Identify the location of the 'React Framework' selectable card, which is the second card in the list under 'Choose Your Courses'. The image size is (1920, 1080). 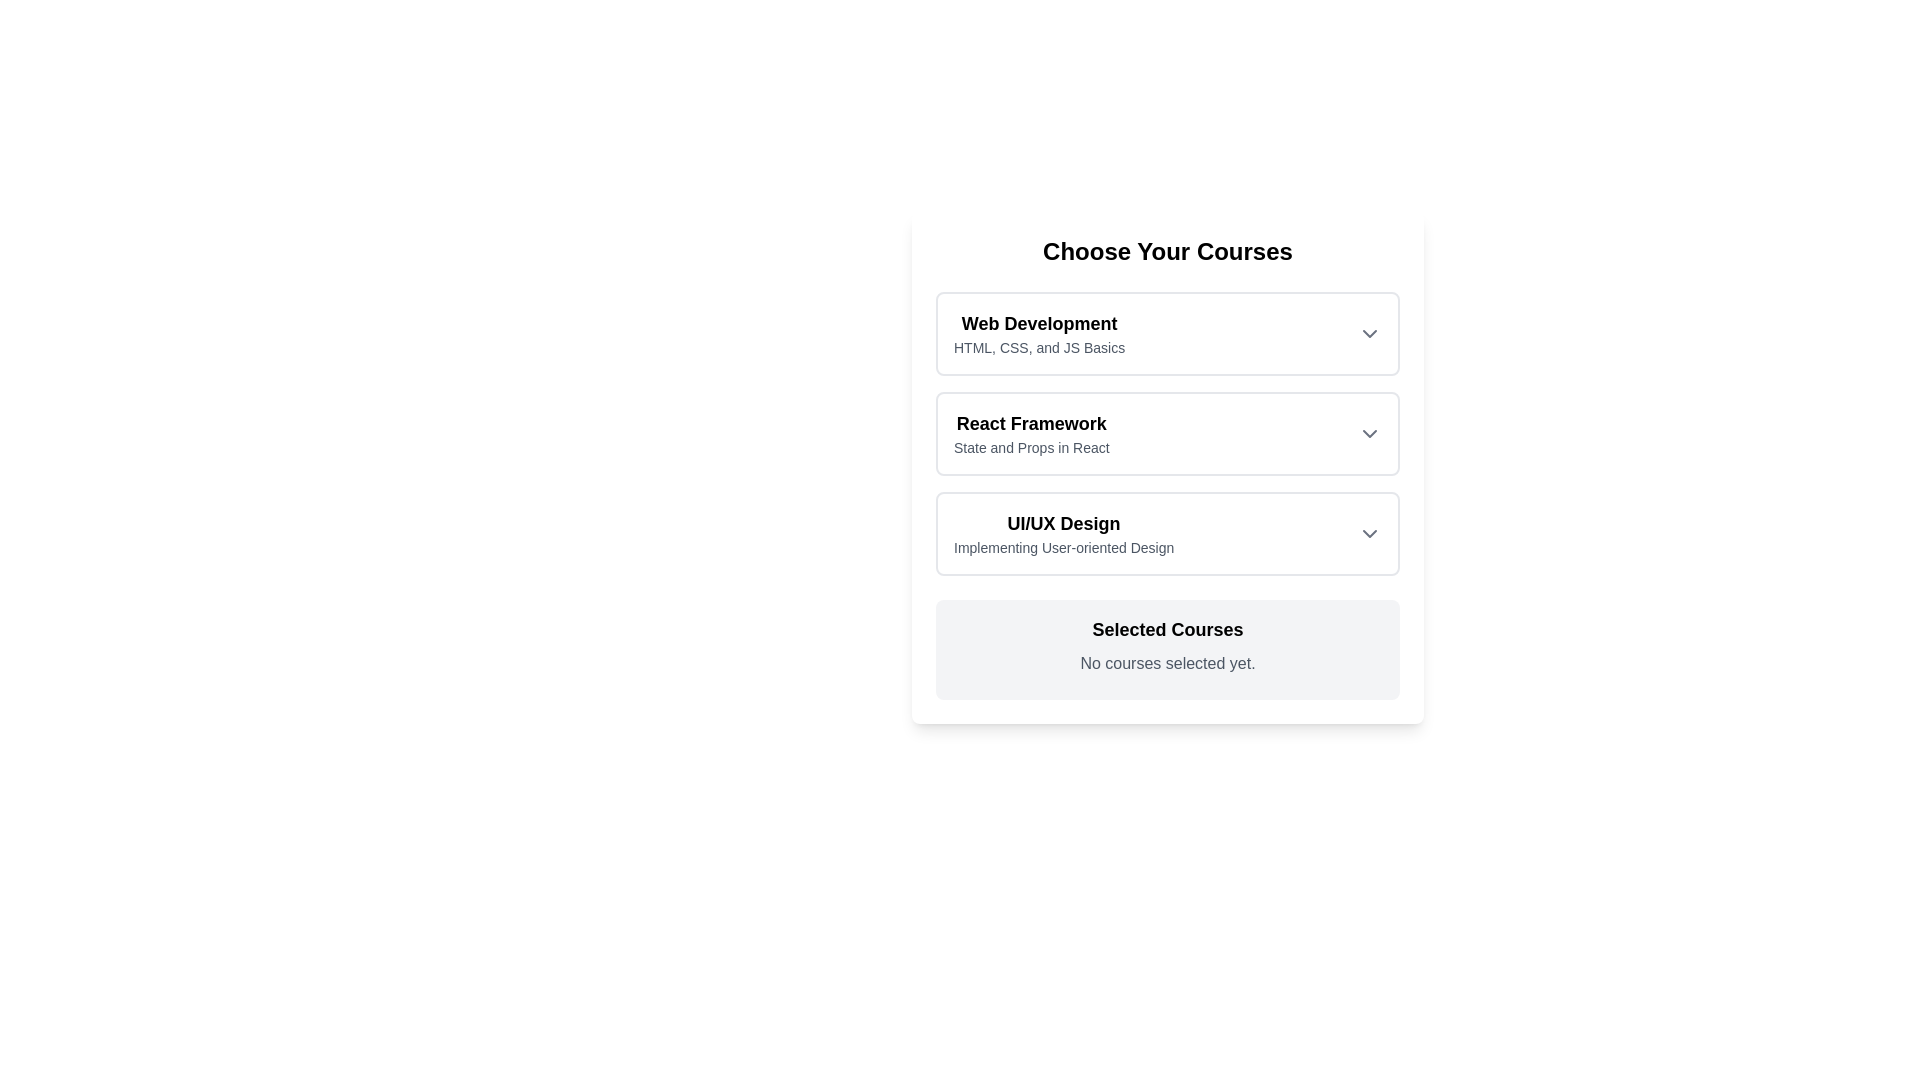
(1167, 433).